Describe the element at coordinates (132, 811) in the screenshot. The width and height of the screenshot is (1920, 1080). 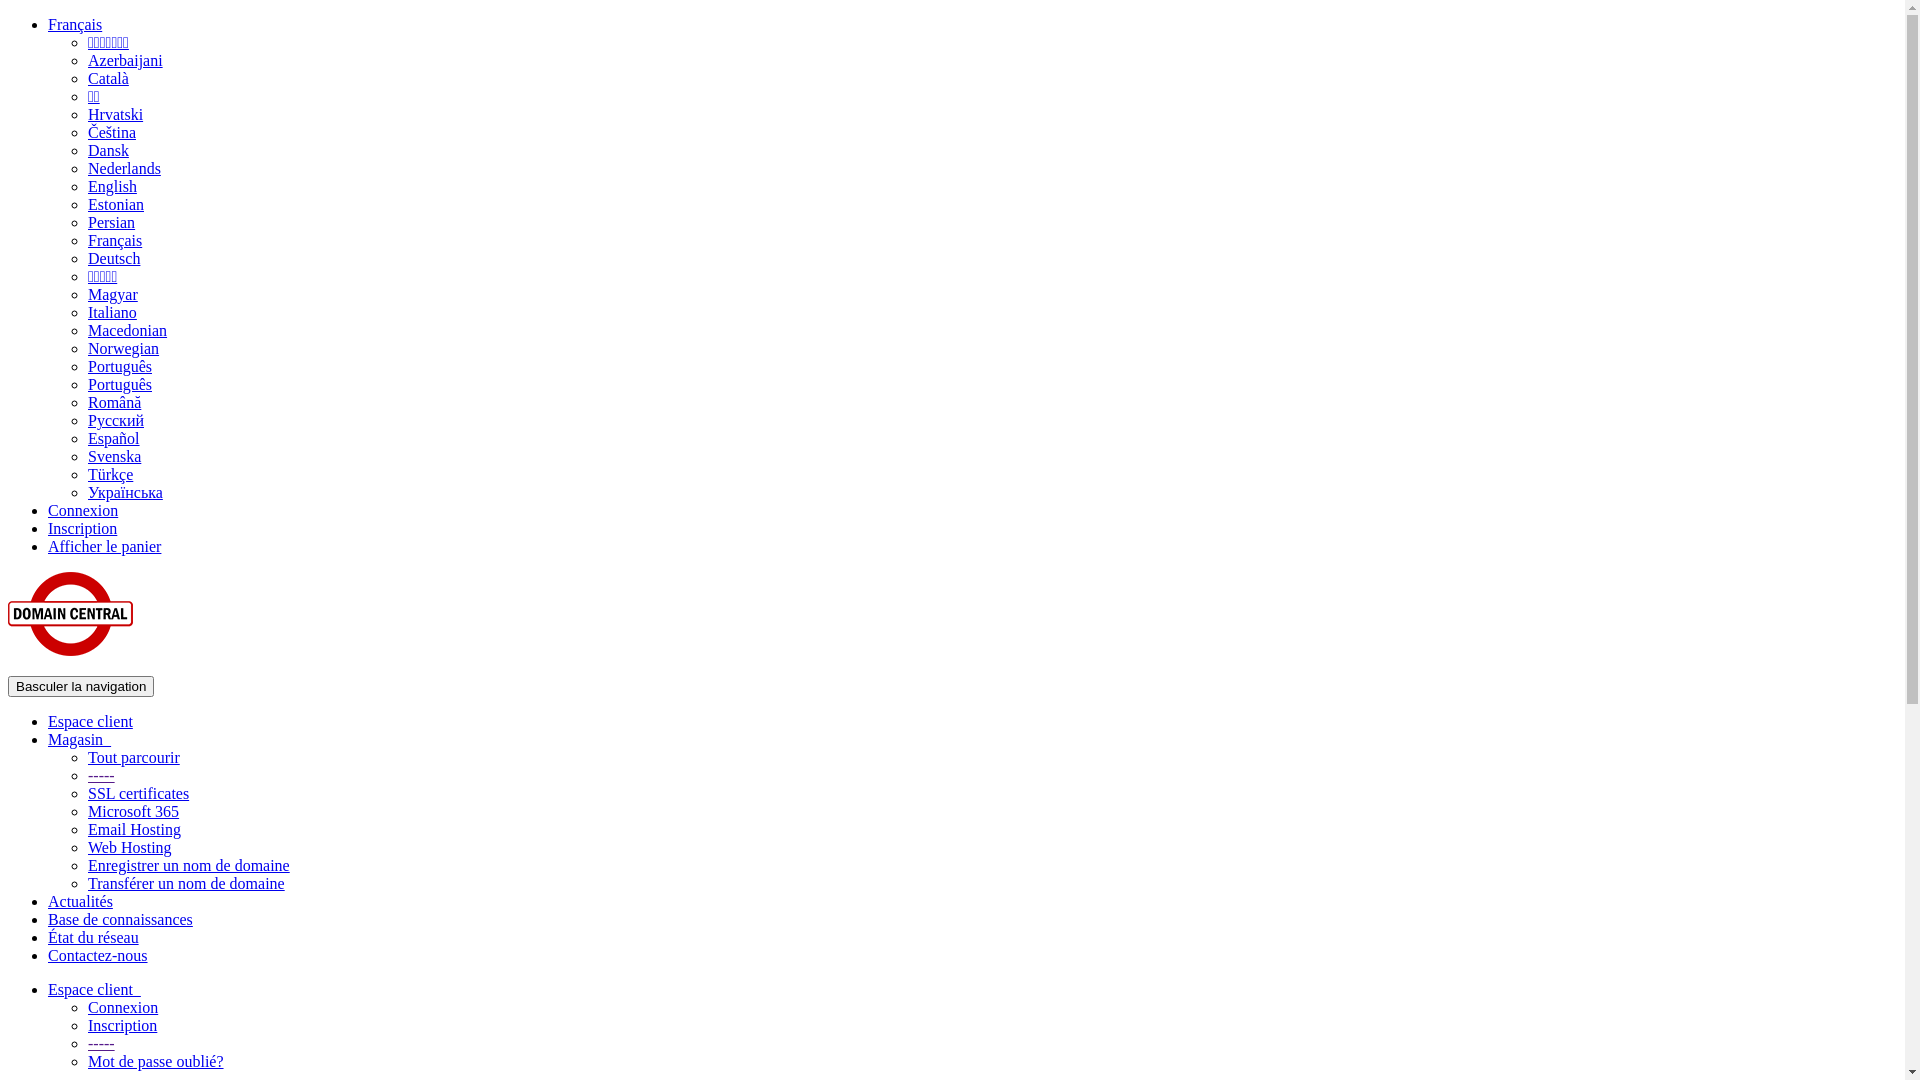
I see `'Microsoft 365'` at that location.